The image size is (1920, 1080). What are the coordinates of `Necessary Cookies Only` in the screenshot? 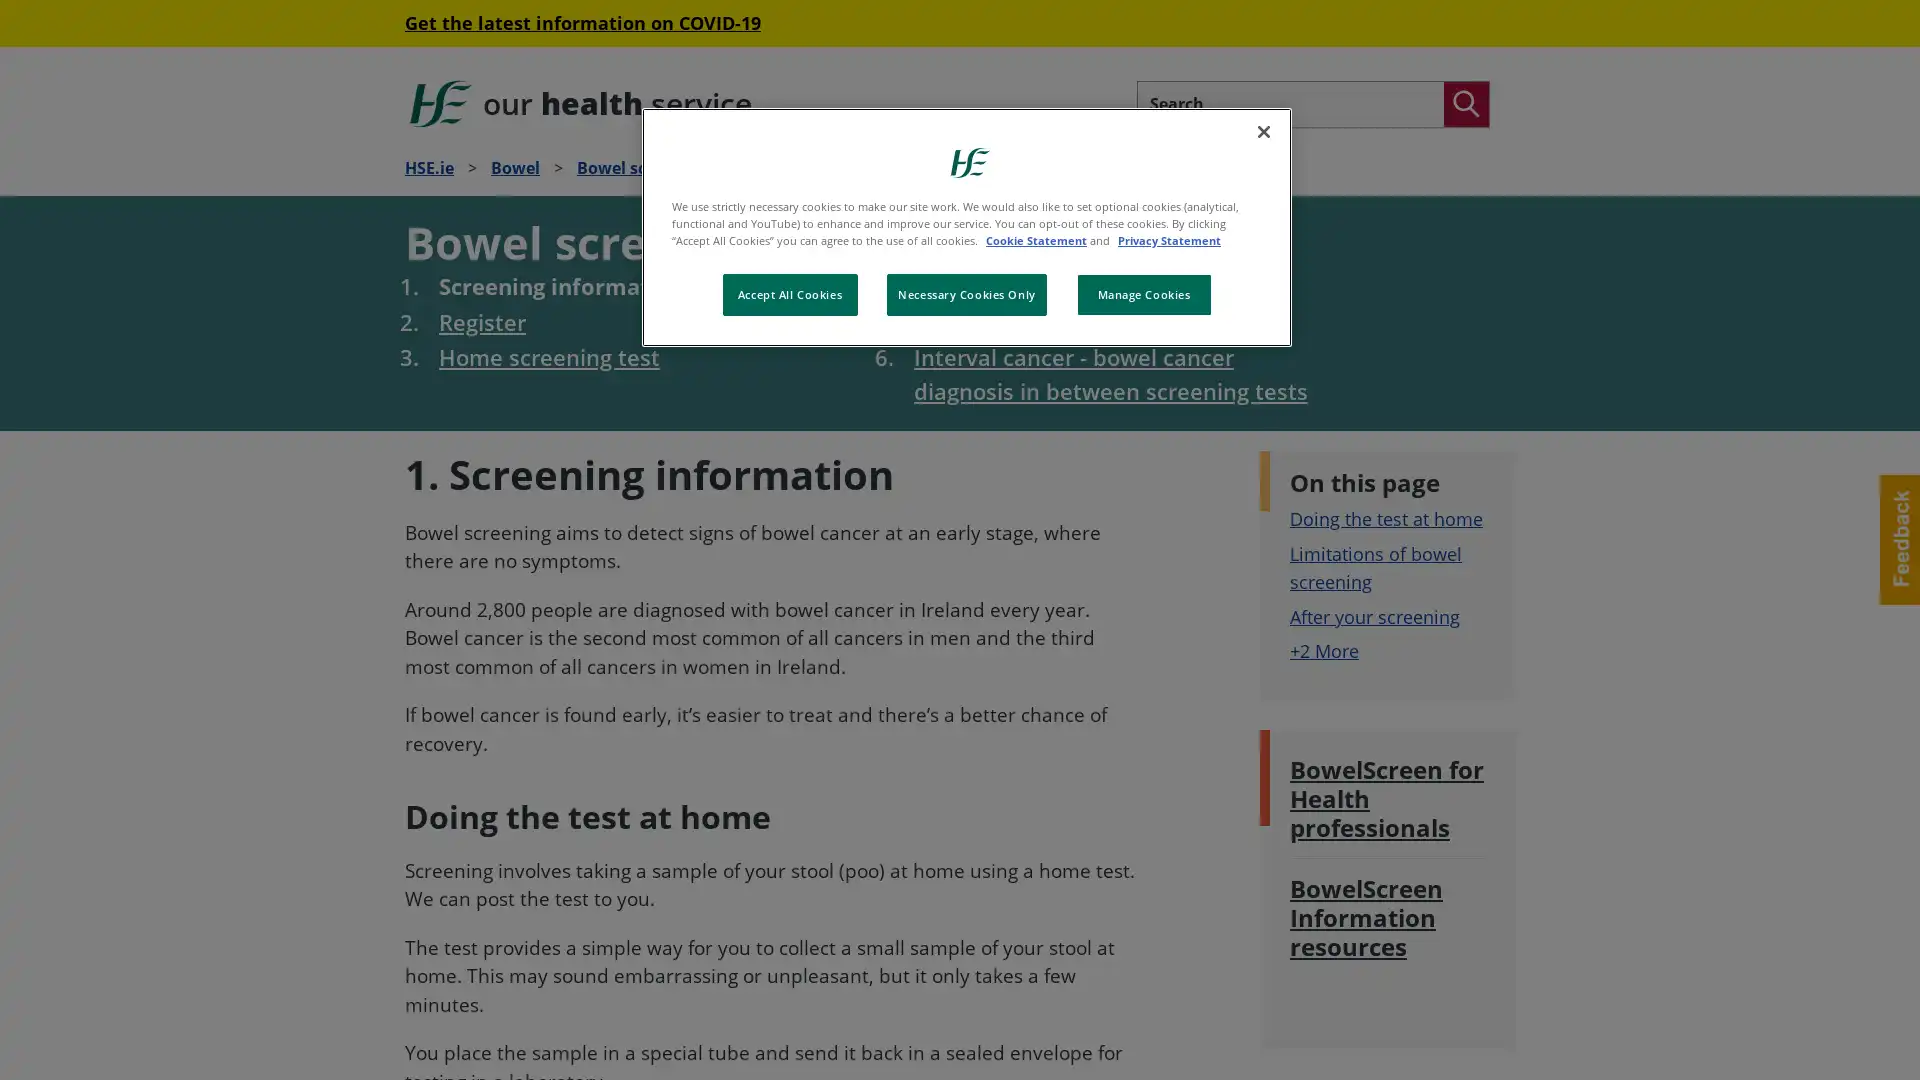 It's located at (966, 294).